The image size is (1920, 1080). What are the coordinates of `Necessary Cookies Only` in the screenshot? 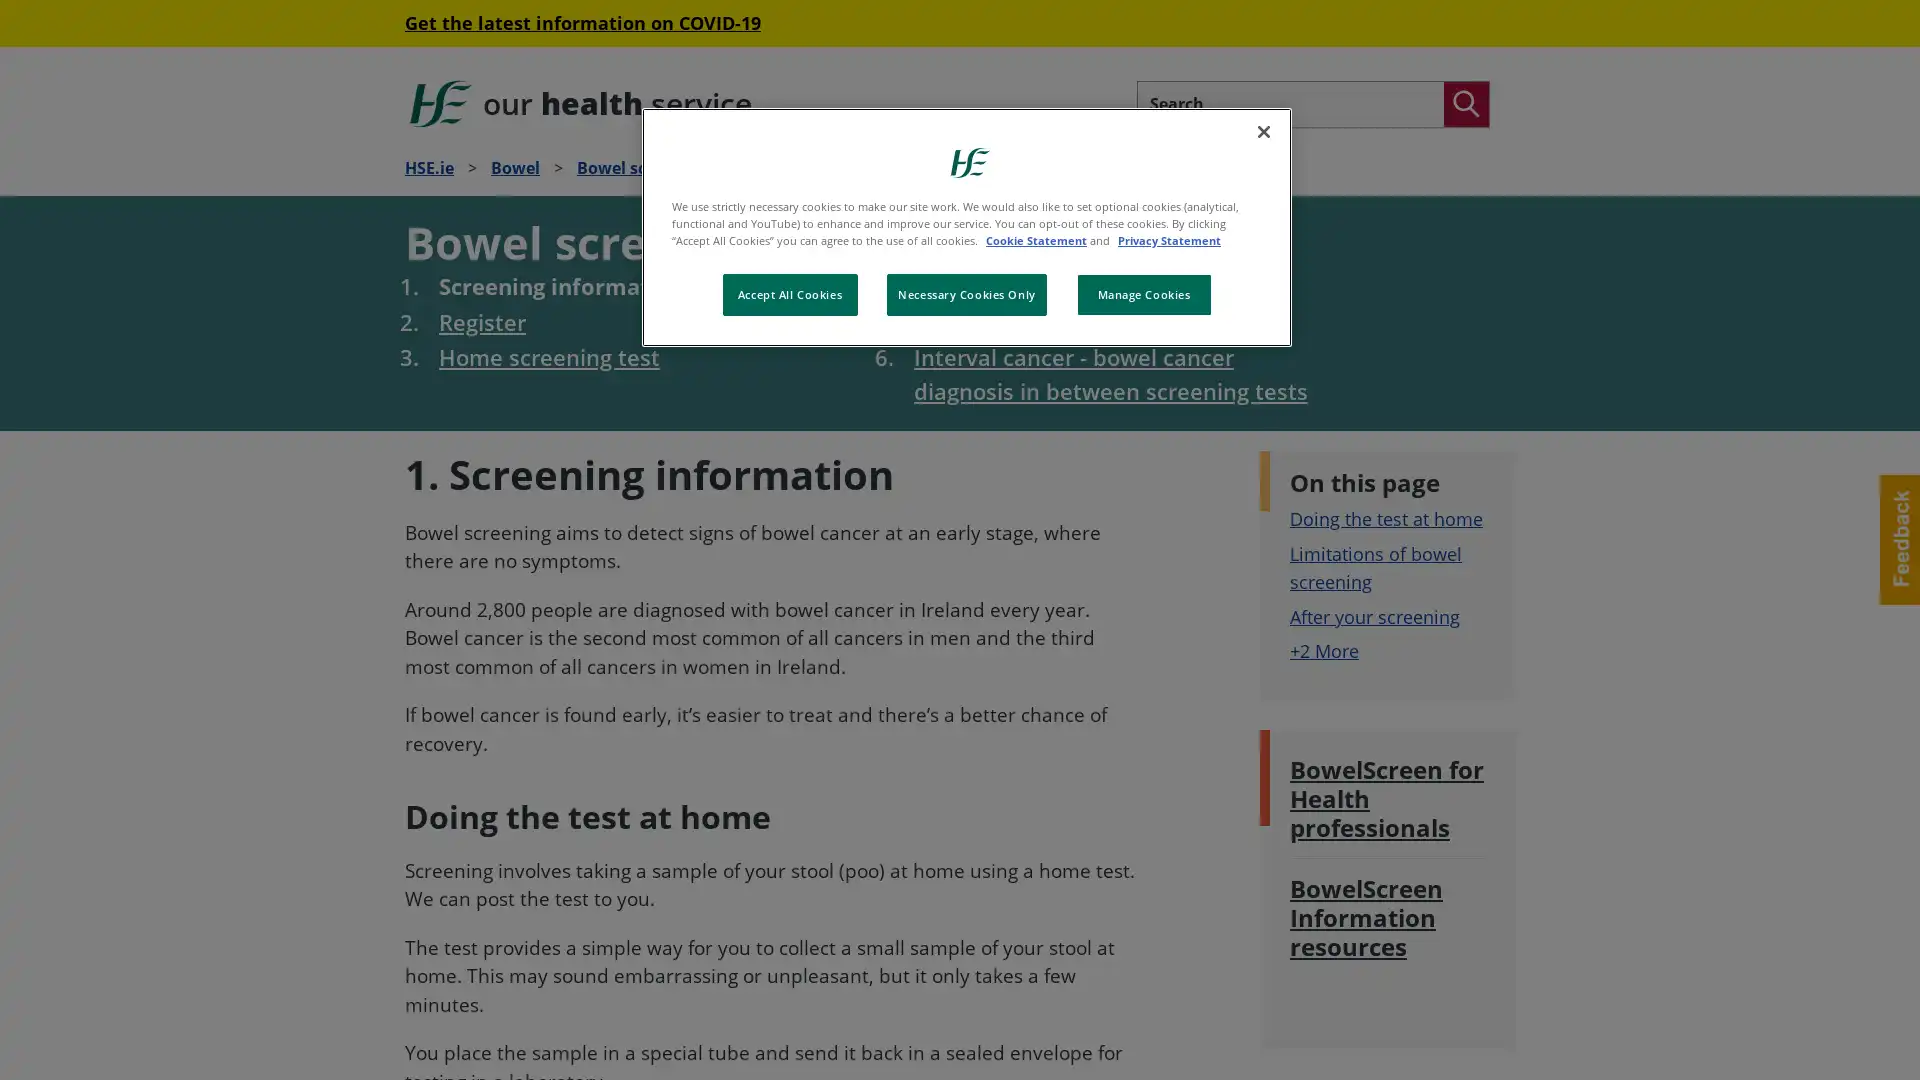 It's located at (966, 294).